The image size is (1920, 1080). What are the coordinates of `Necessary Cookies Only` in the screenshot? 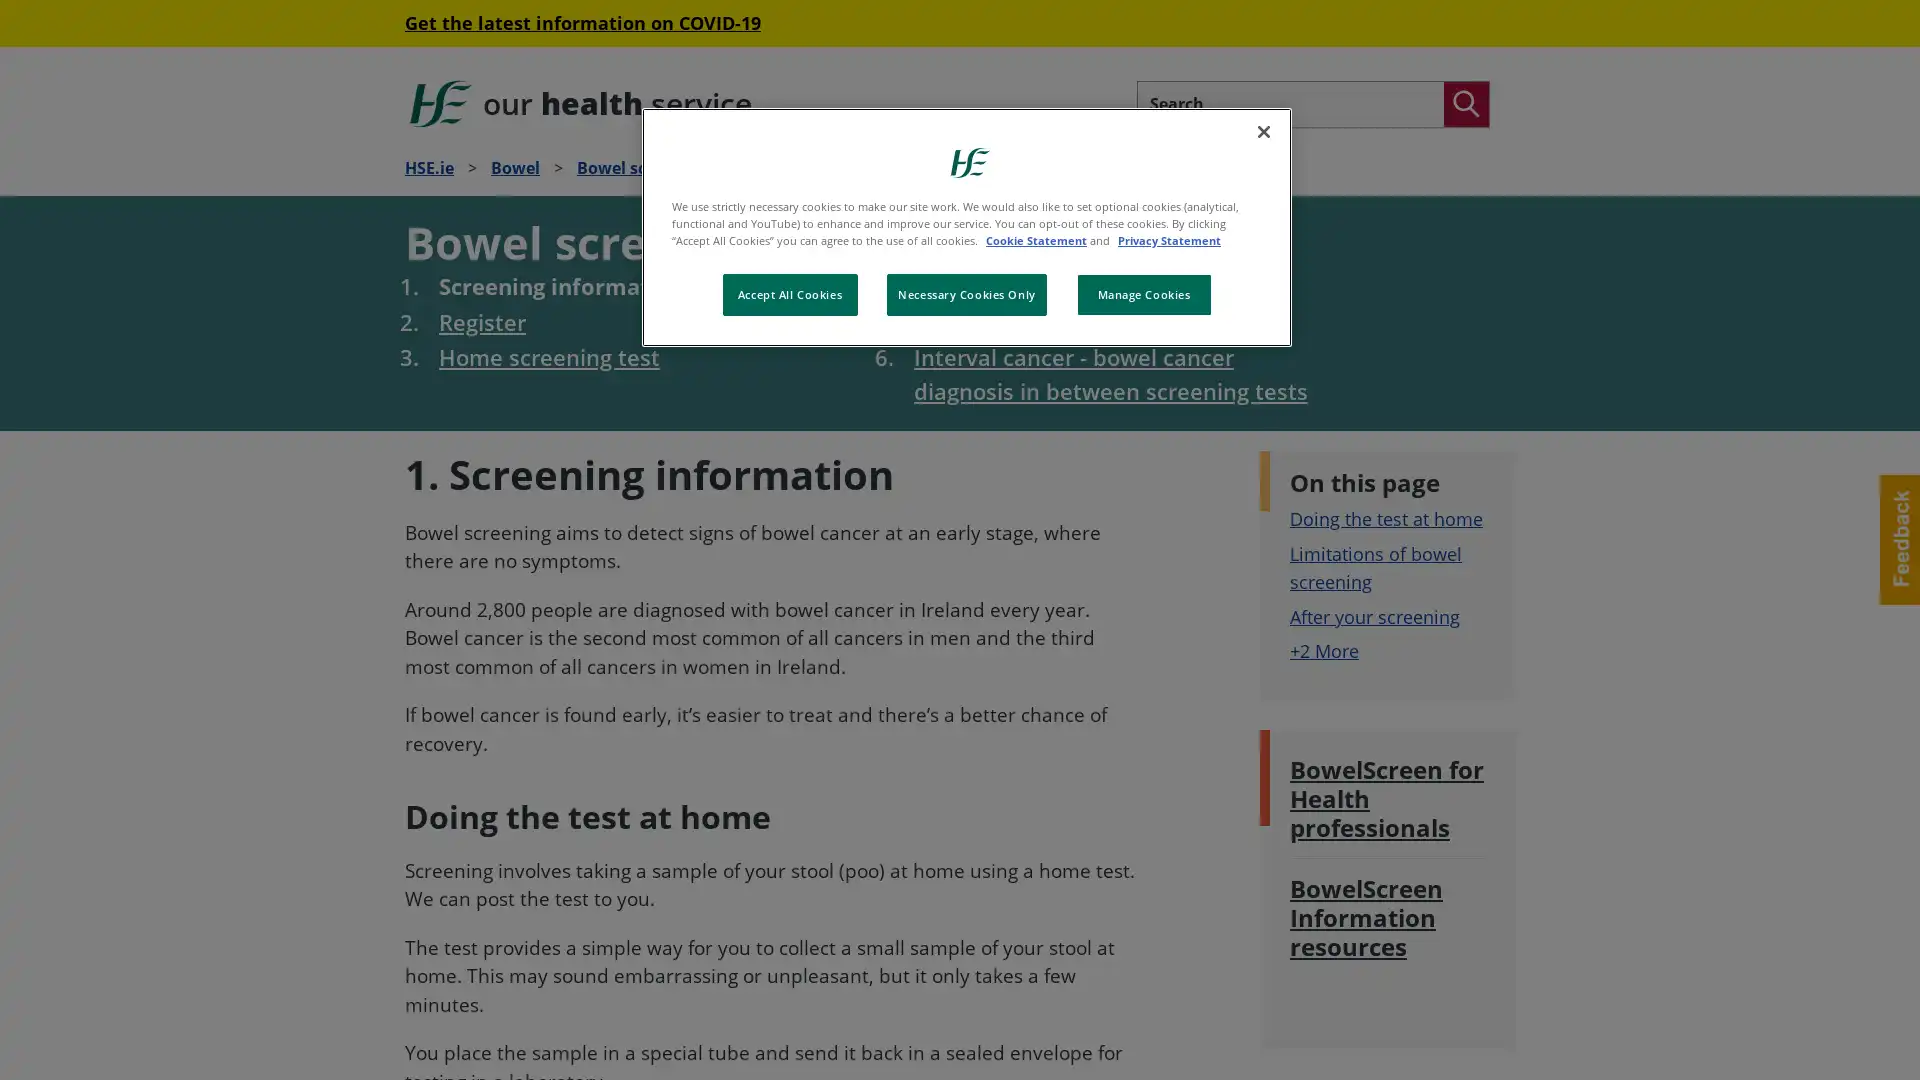 It's located at (966, 294).